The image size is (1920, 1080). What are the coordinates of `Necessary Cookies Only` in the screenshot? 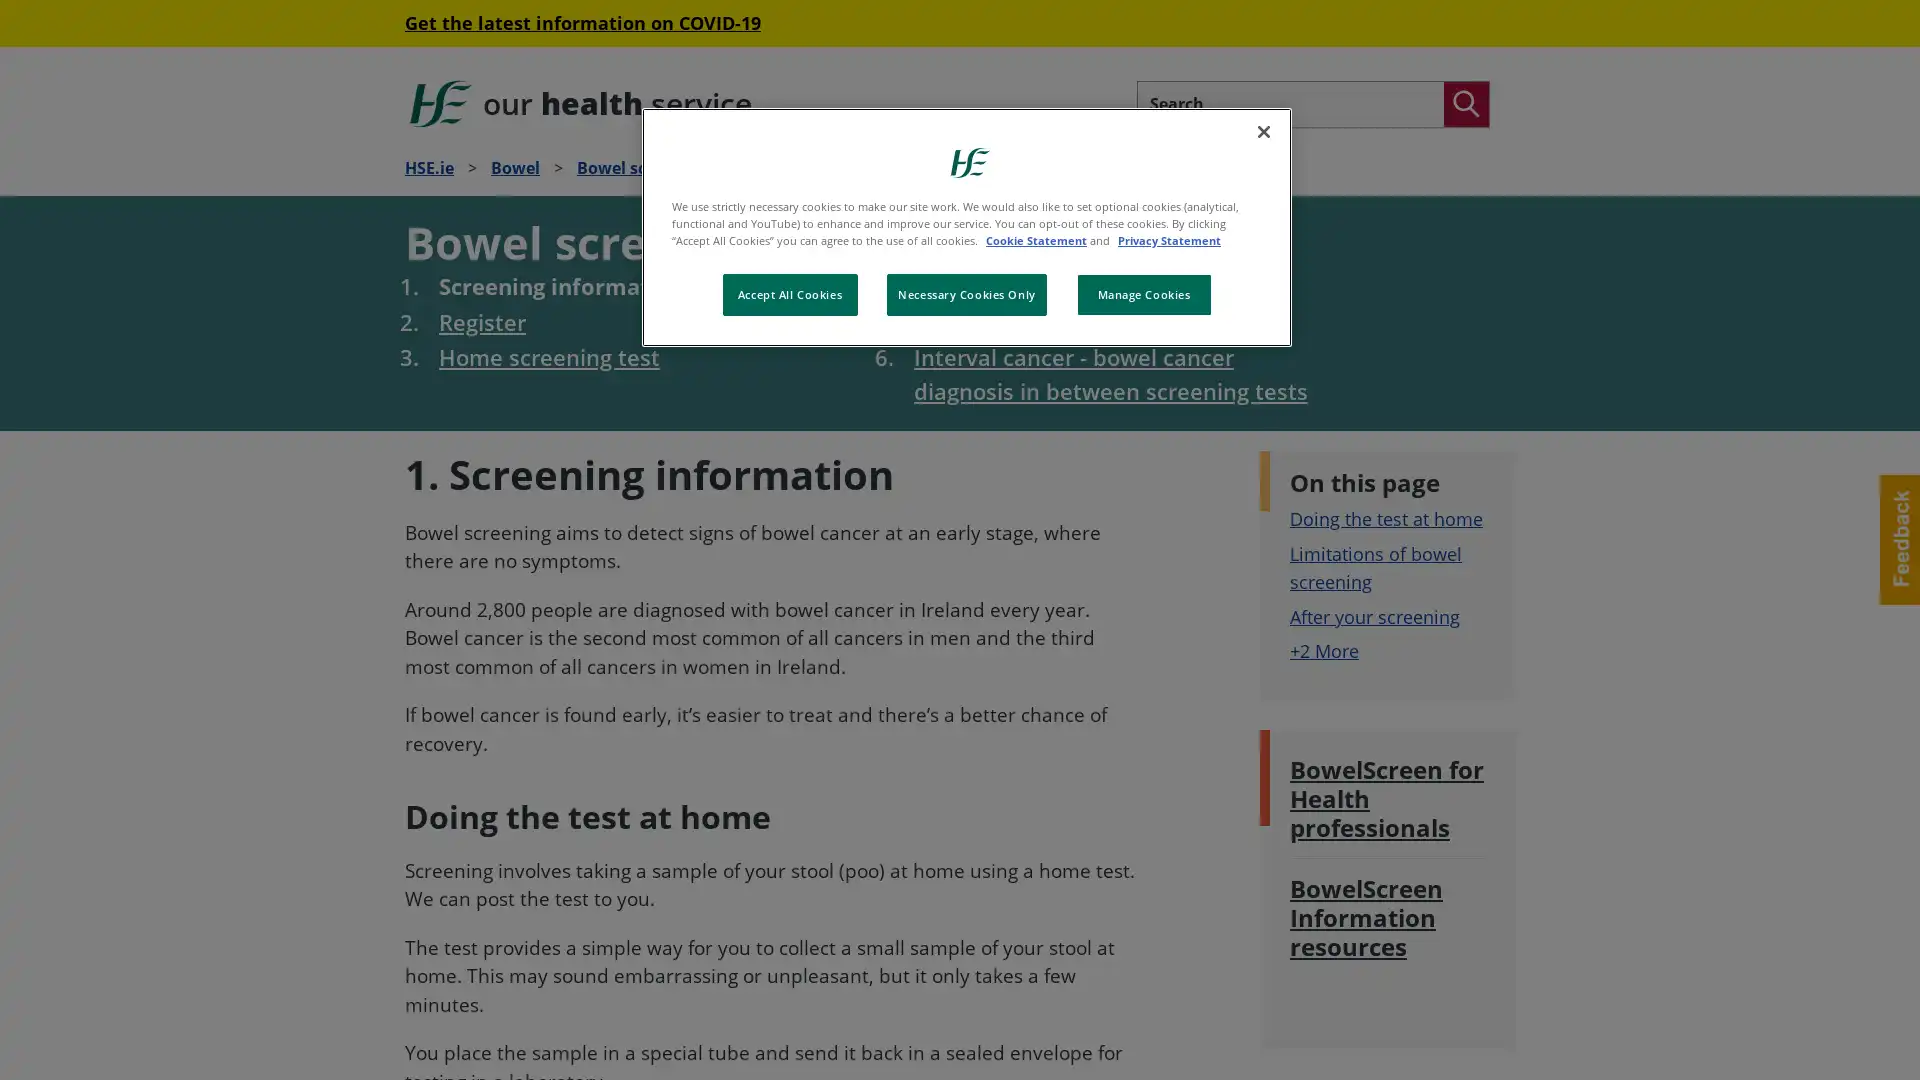 It's located at (966, 294).